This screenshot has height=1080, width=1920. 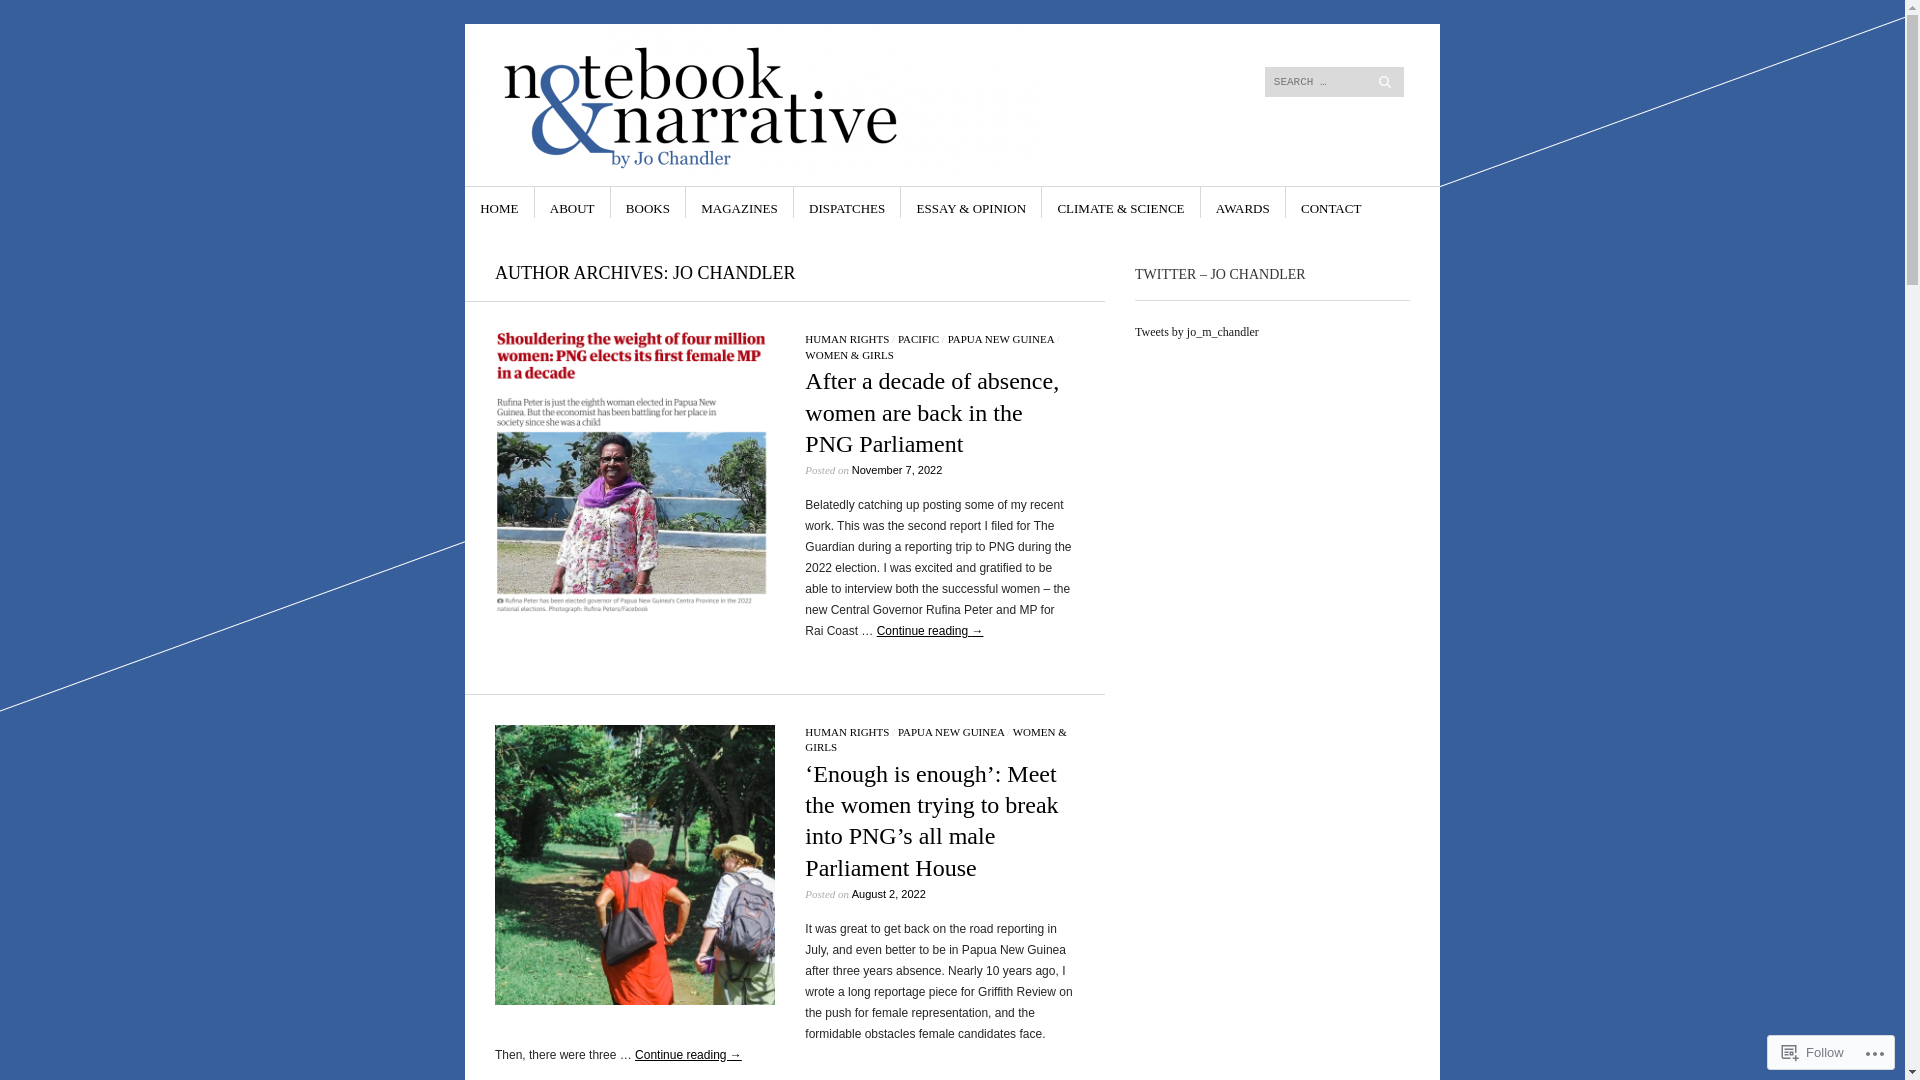 I want to click on 'August 2, 2022', so click(x=851, y=893).